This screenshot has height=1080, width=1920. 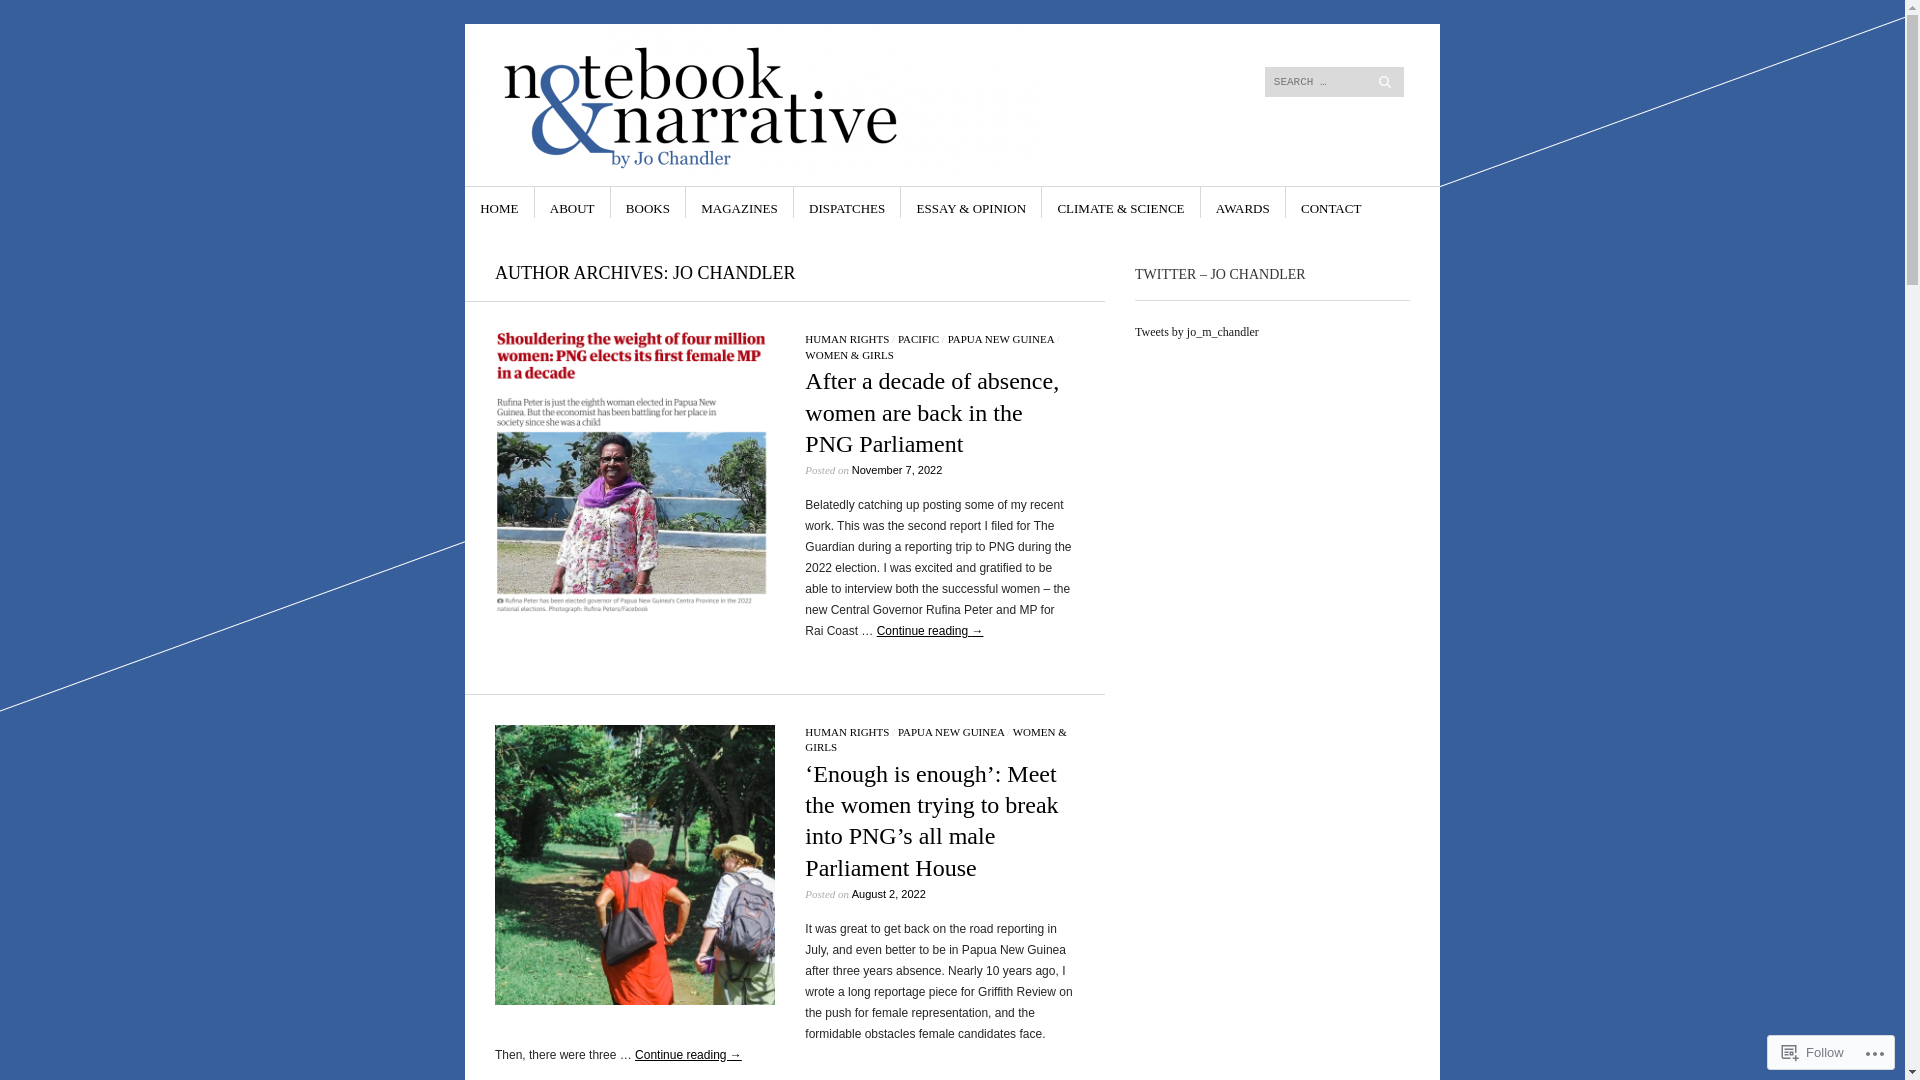 I want to click on 'August 2, 2022', so click(x=851, y=893).